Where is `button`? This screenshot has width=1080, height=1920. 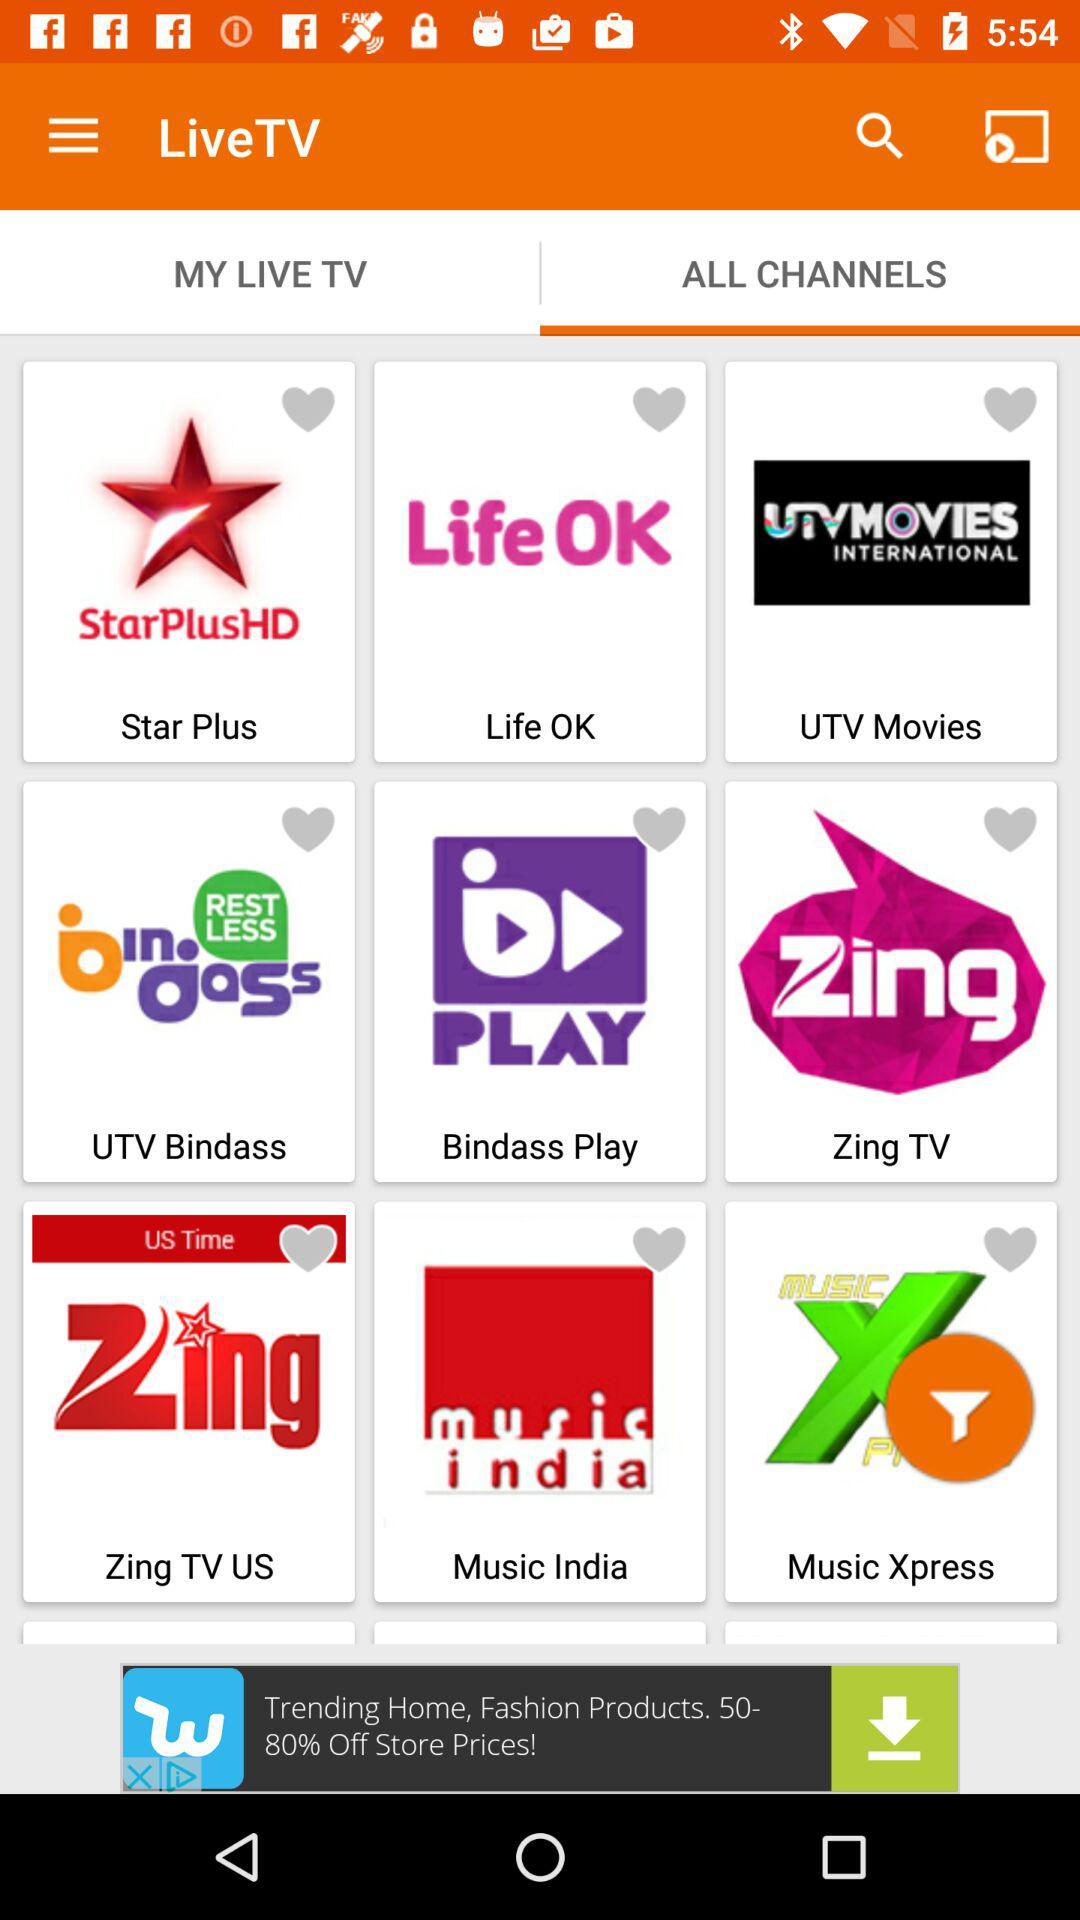 button is located at coordinates (659, 407).